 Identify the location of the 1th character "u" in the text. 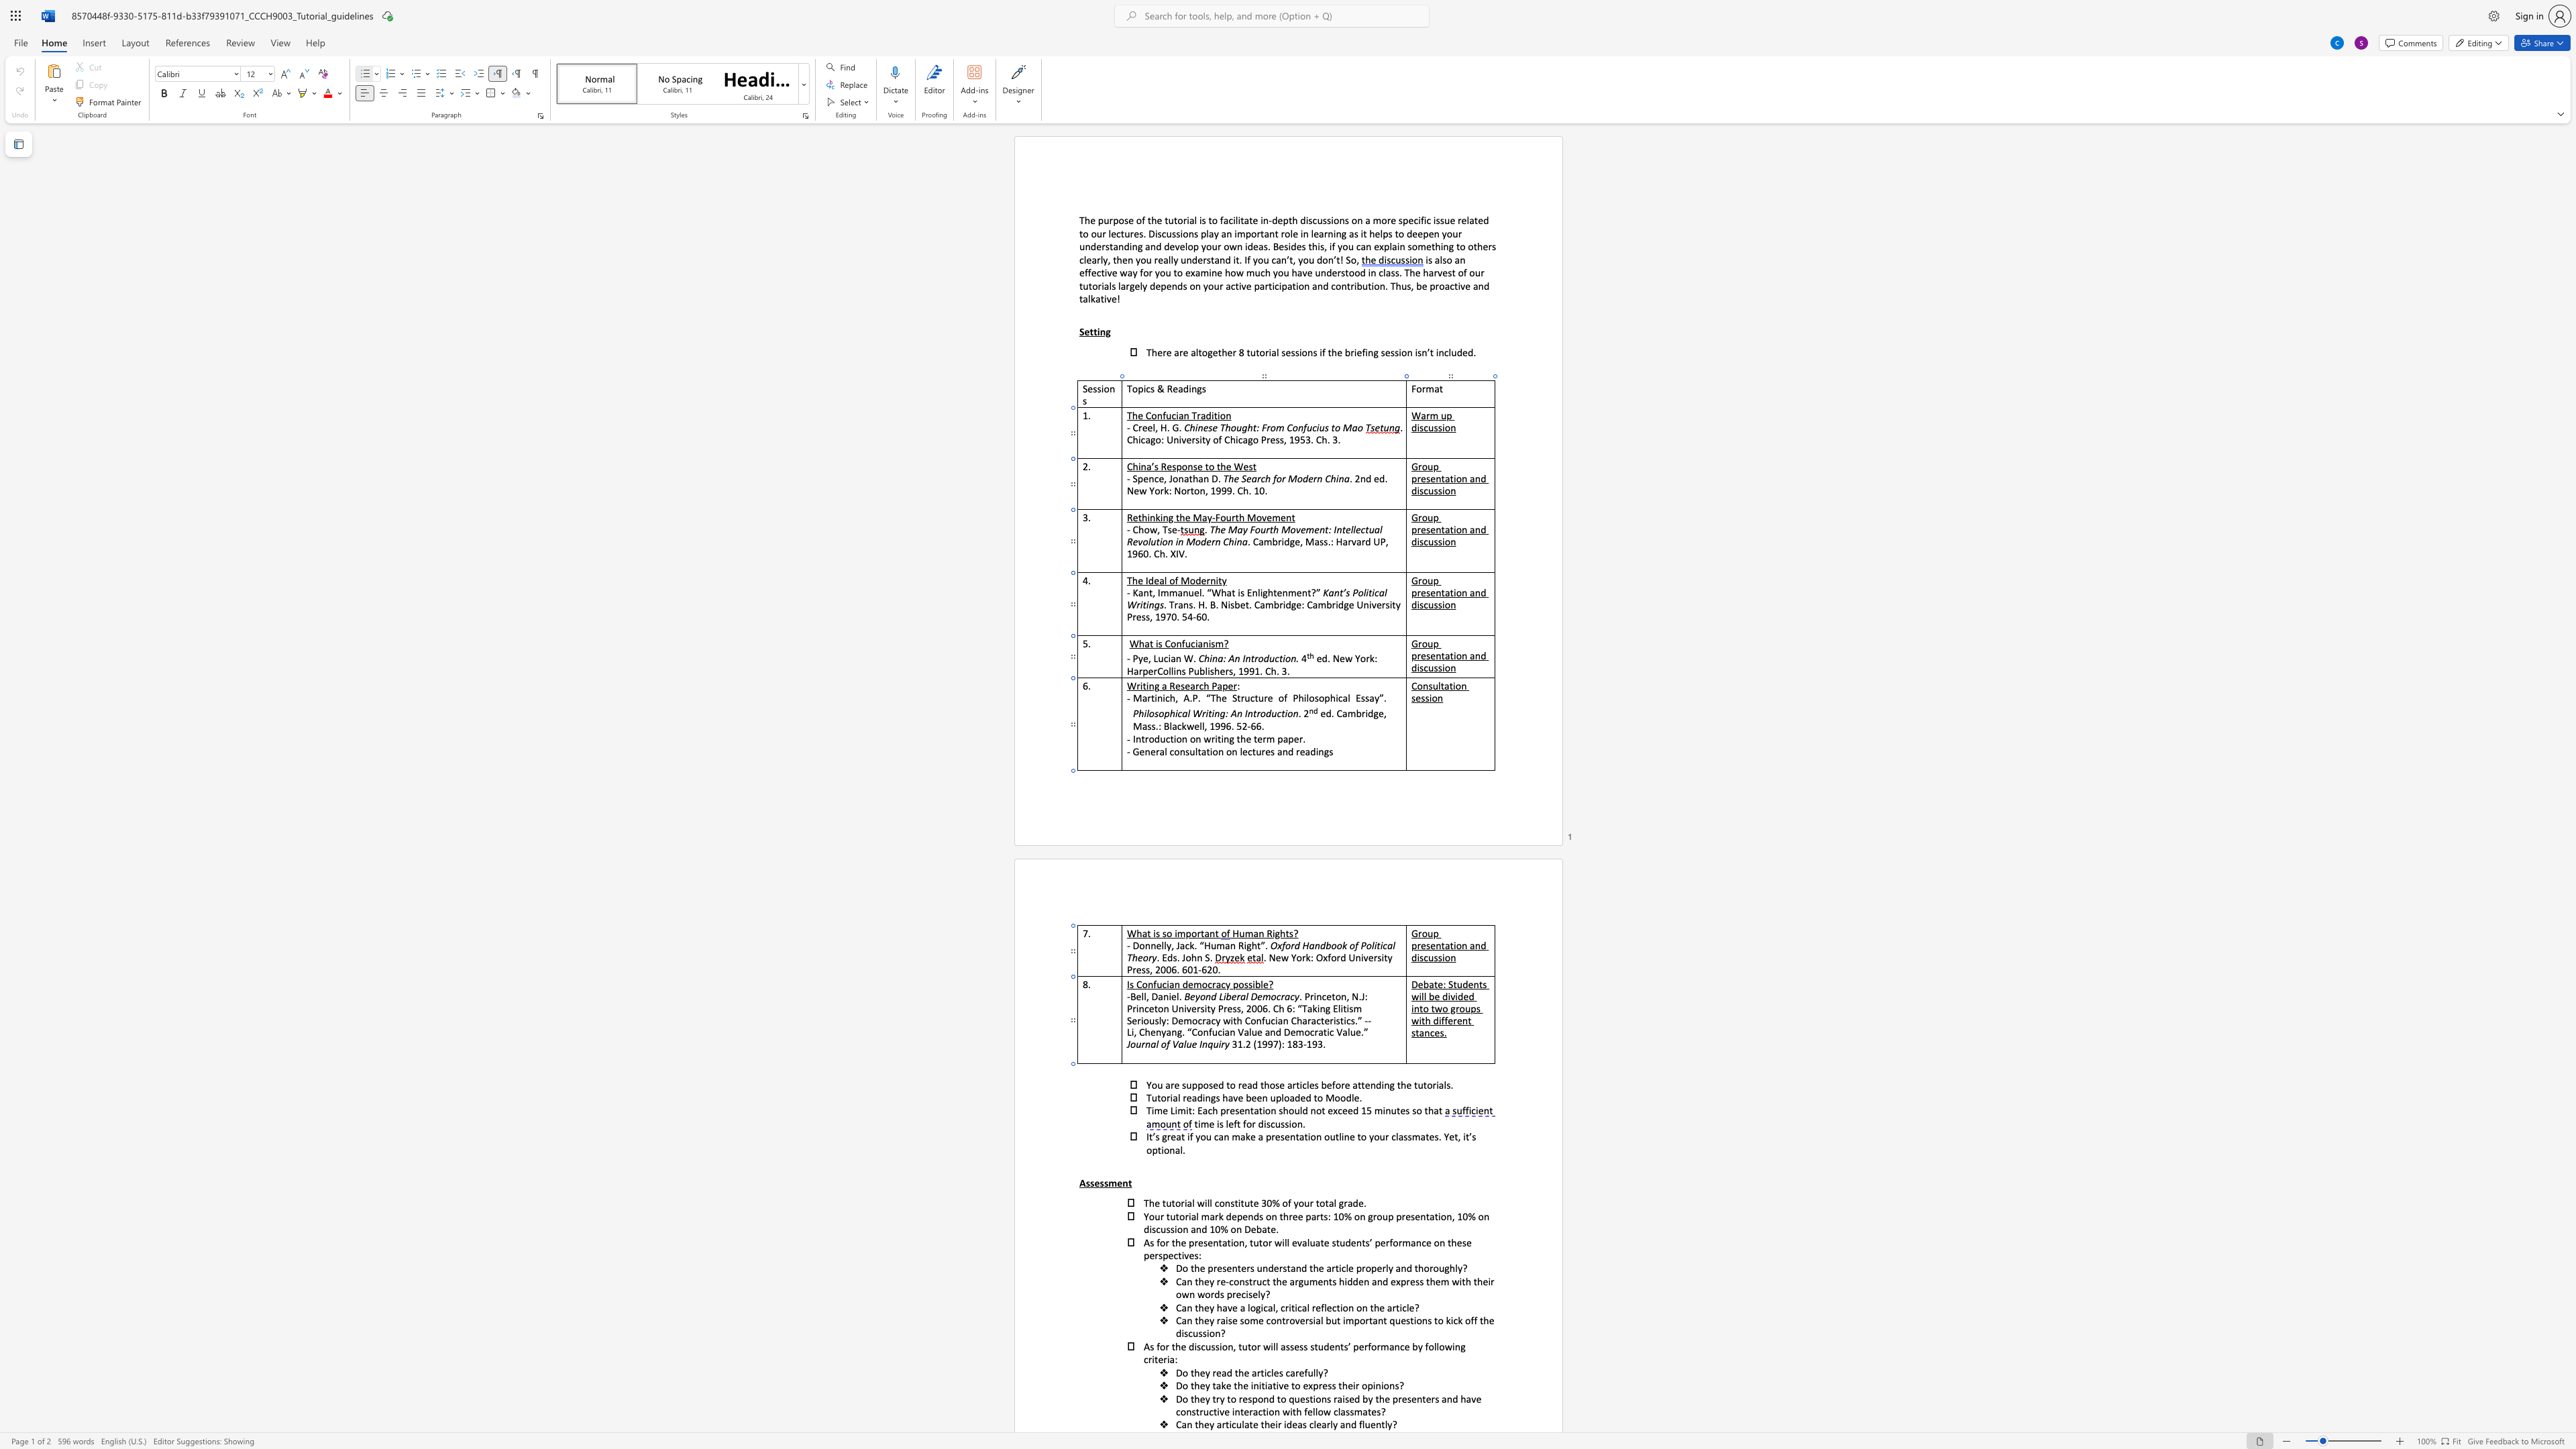
(1309, 1371).